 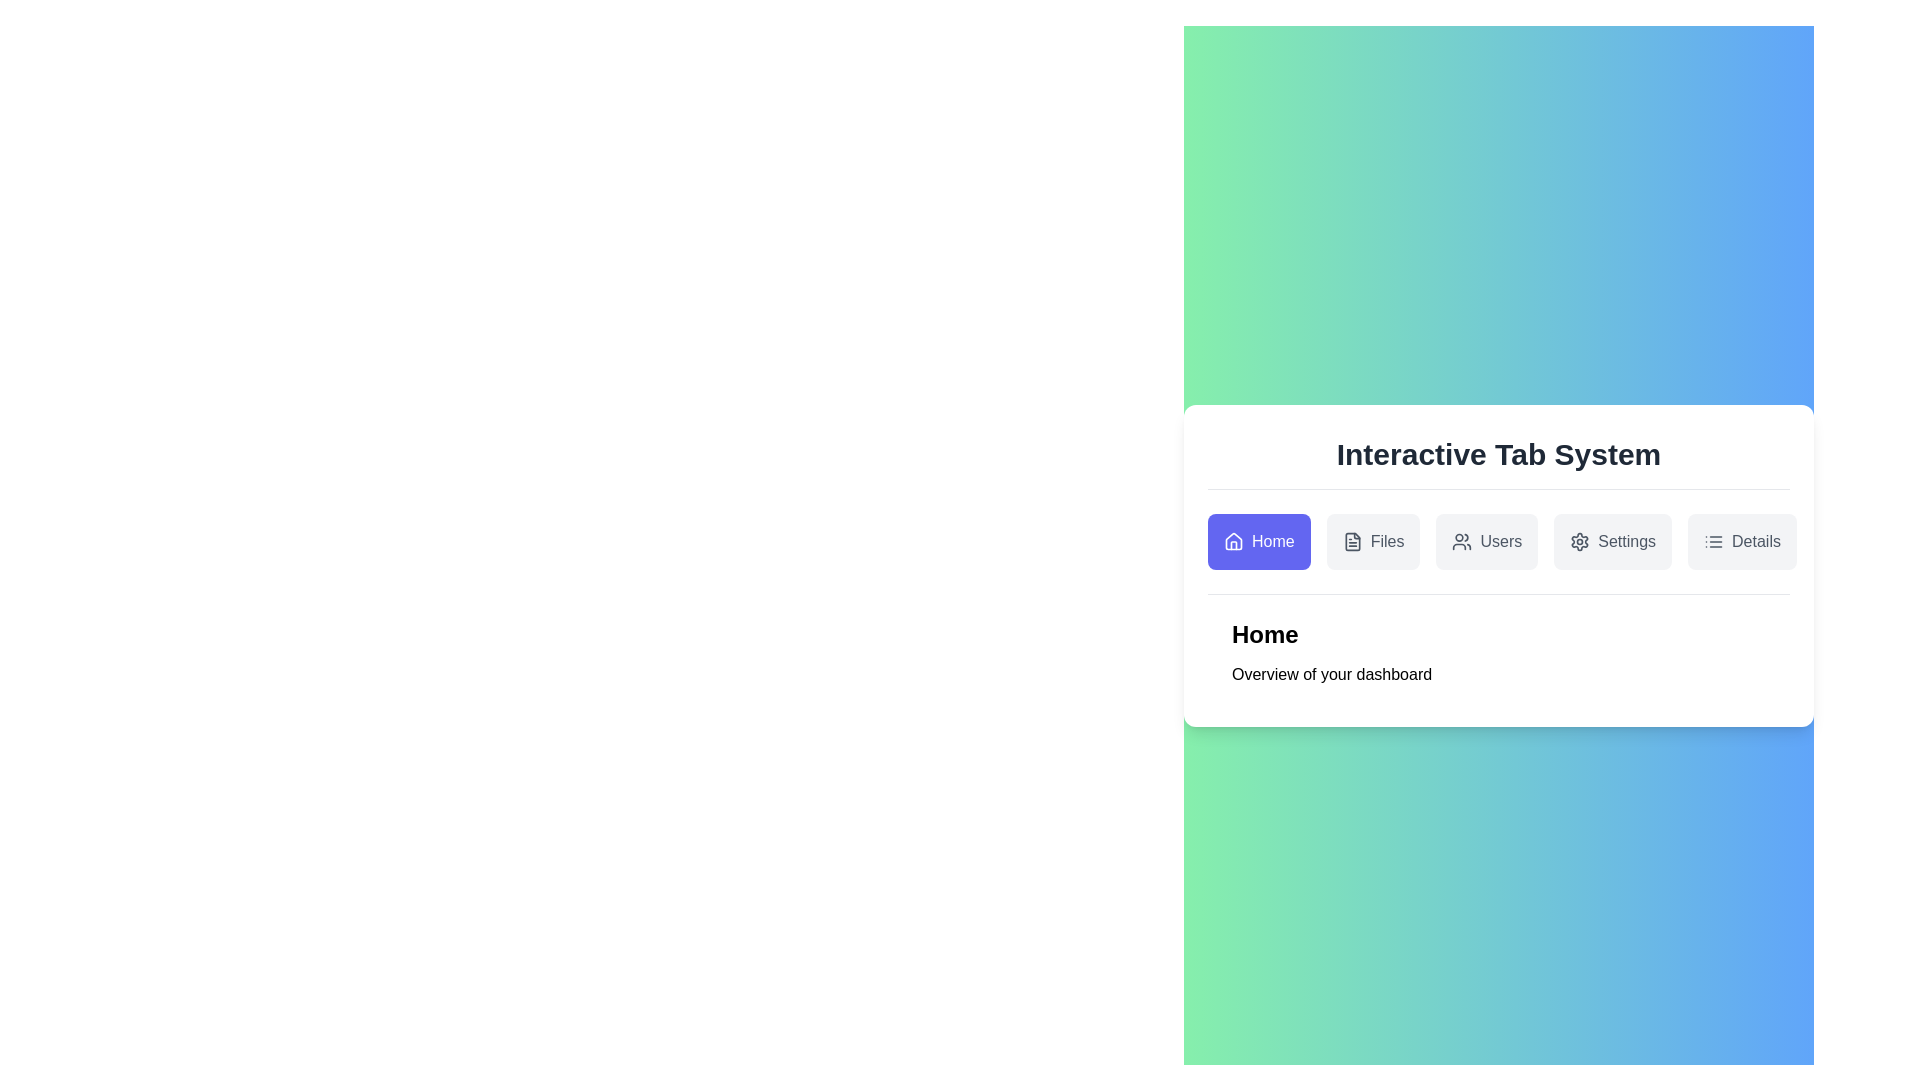 What do you see at coordinates (1498, 455) in the screenshot?
I see `text displayed in the 'Interactive Tab System' Text element, which is large and bold, centered near the top of the interface` at bounding box center [1498, 455].